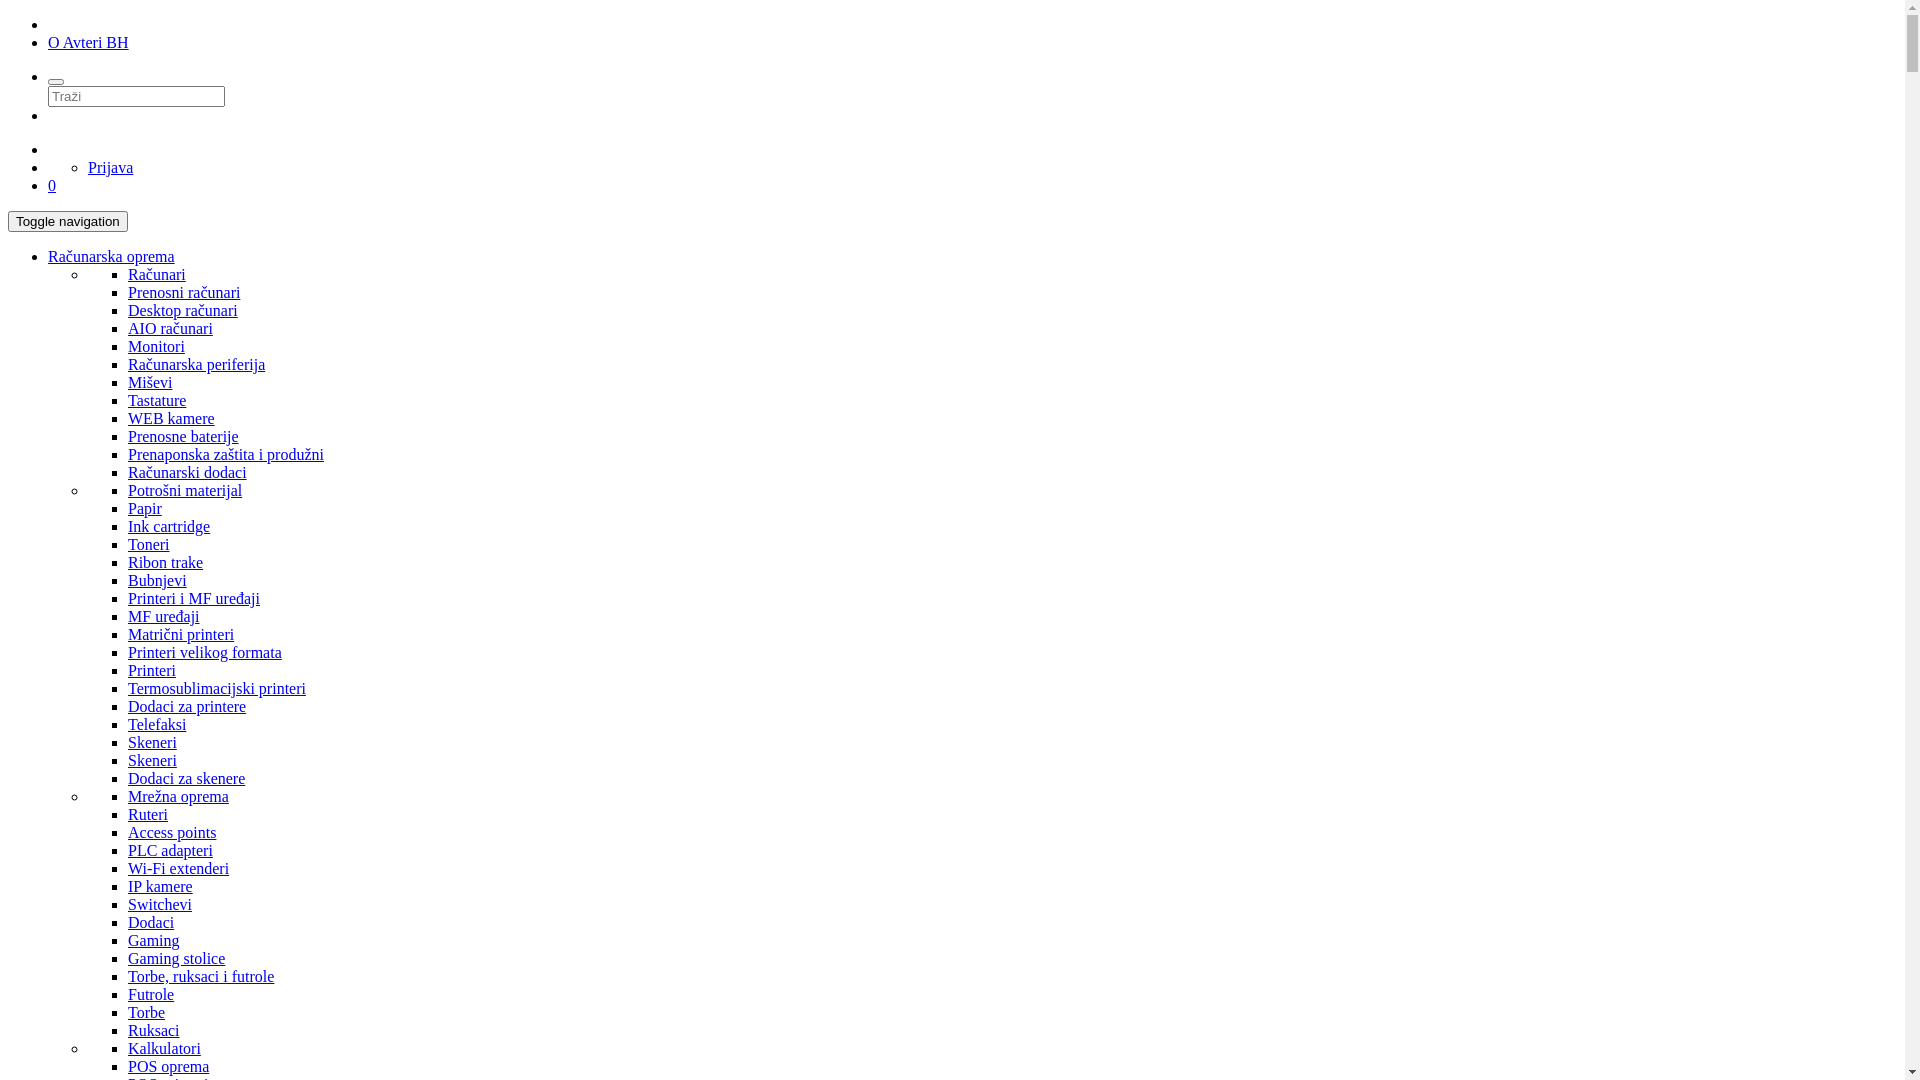 The image size is (1920, 1080). What do you see at coordinates (127, 904) in the screenshot?
I see `'Switchevi'` at bounding box center [127, 904].